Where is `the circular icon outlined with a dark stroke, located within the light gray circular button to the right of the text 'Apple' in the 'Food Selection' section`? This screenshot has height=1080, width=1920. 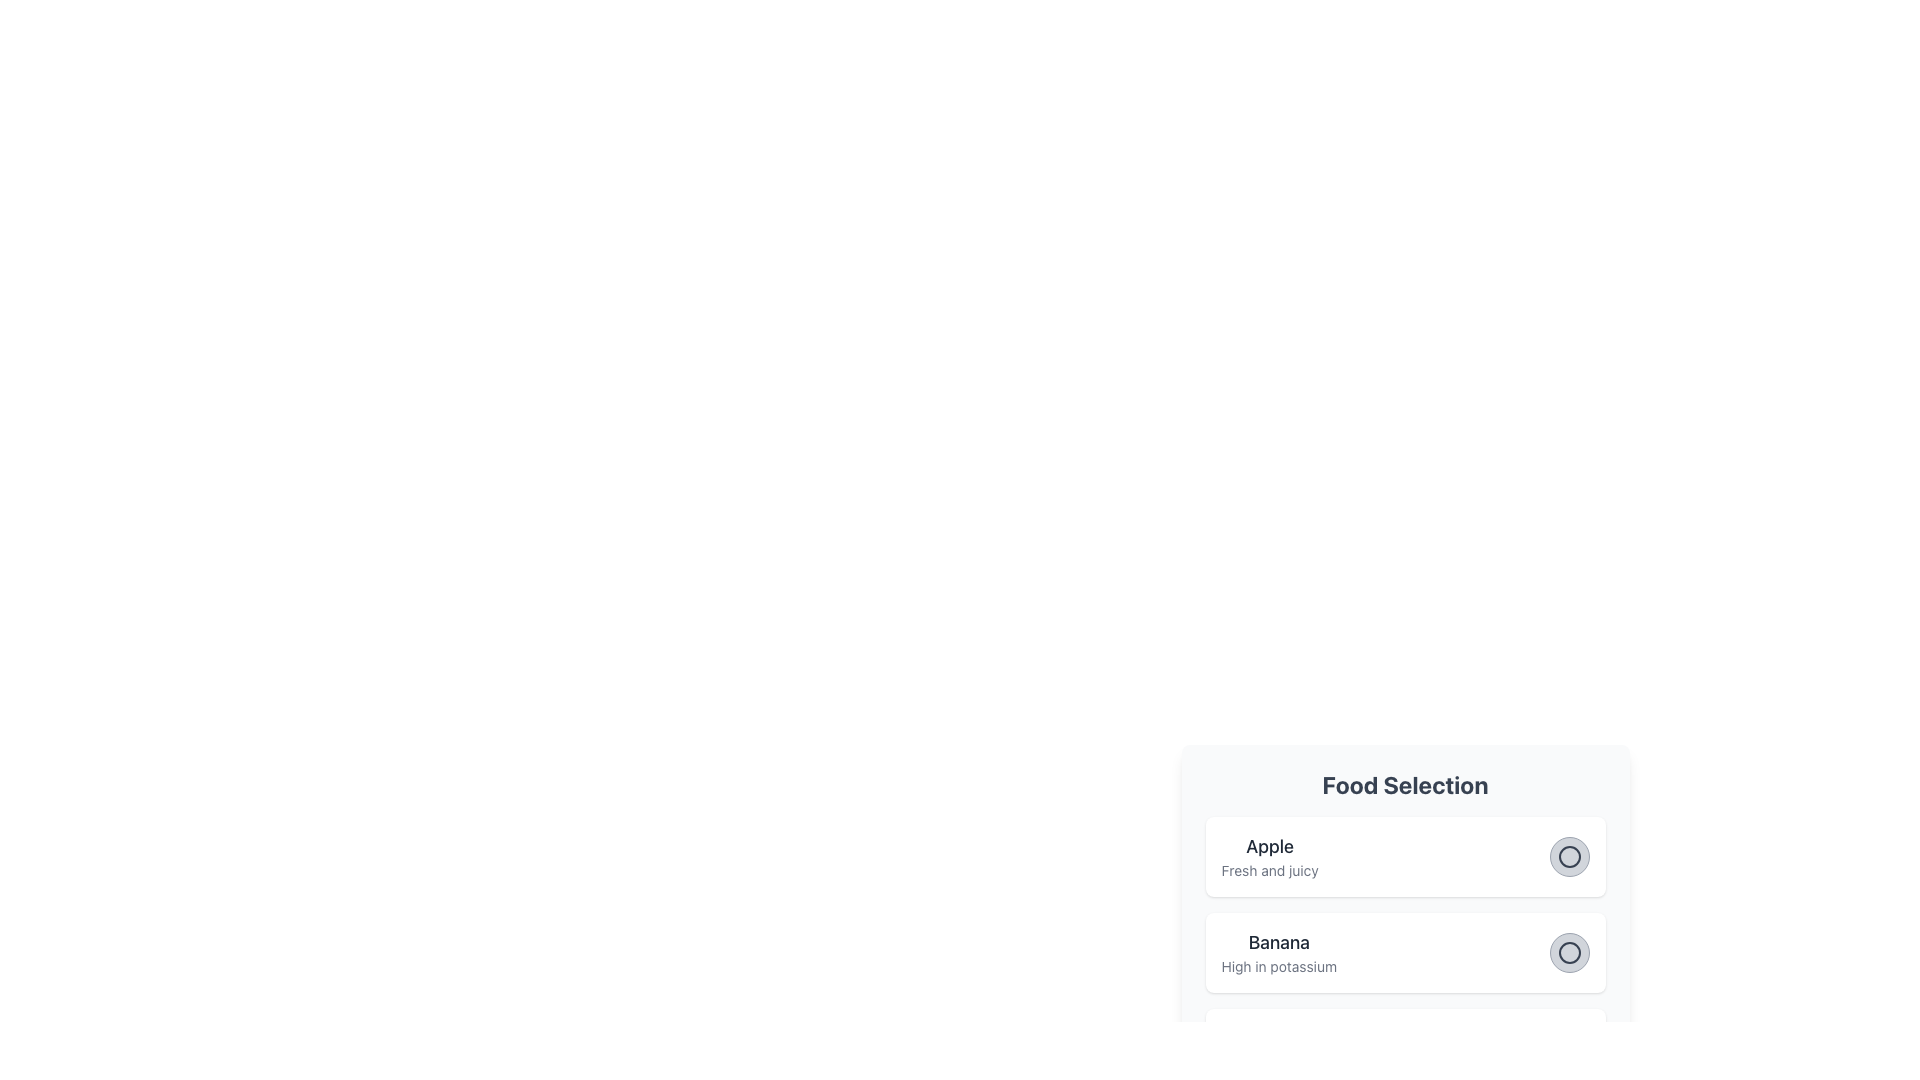 the circular icon outlined with a dark stroke, located within the light gray circular button to the right of the text 'Apple' in the 'Food Selection' section is located at coordinates (1568, 855).